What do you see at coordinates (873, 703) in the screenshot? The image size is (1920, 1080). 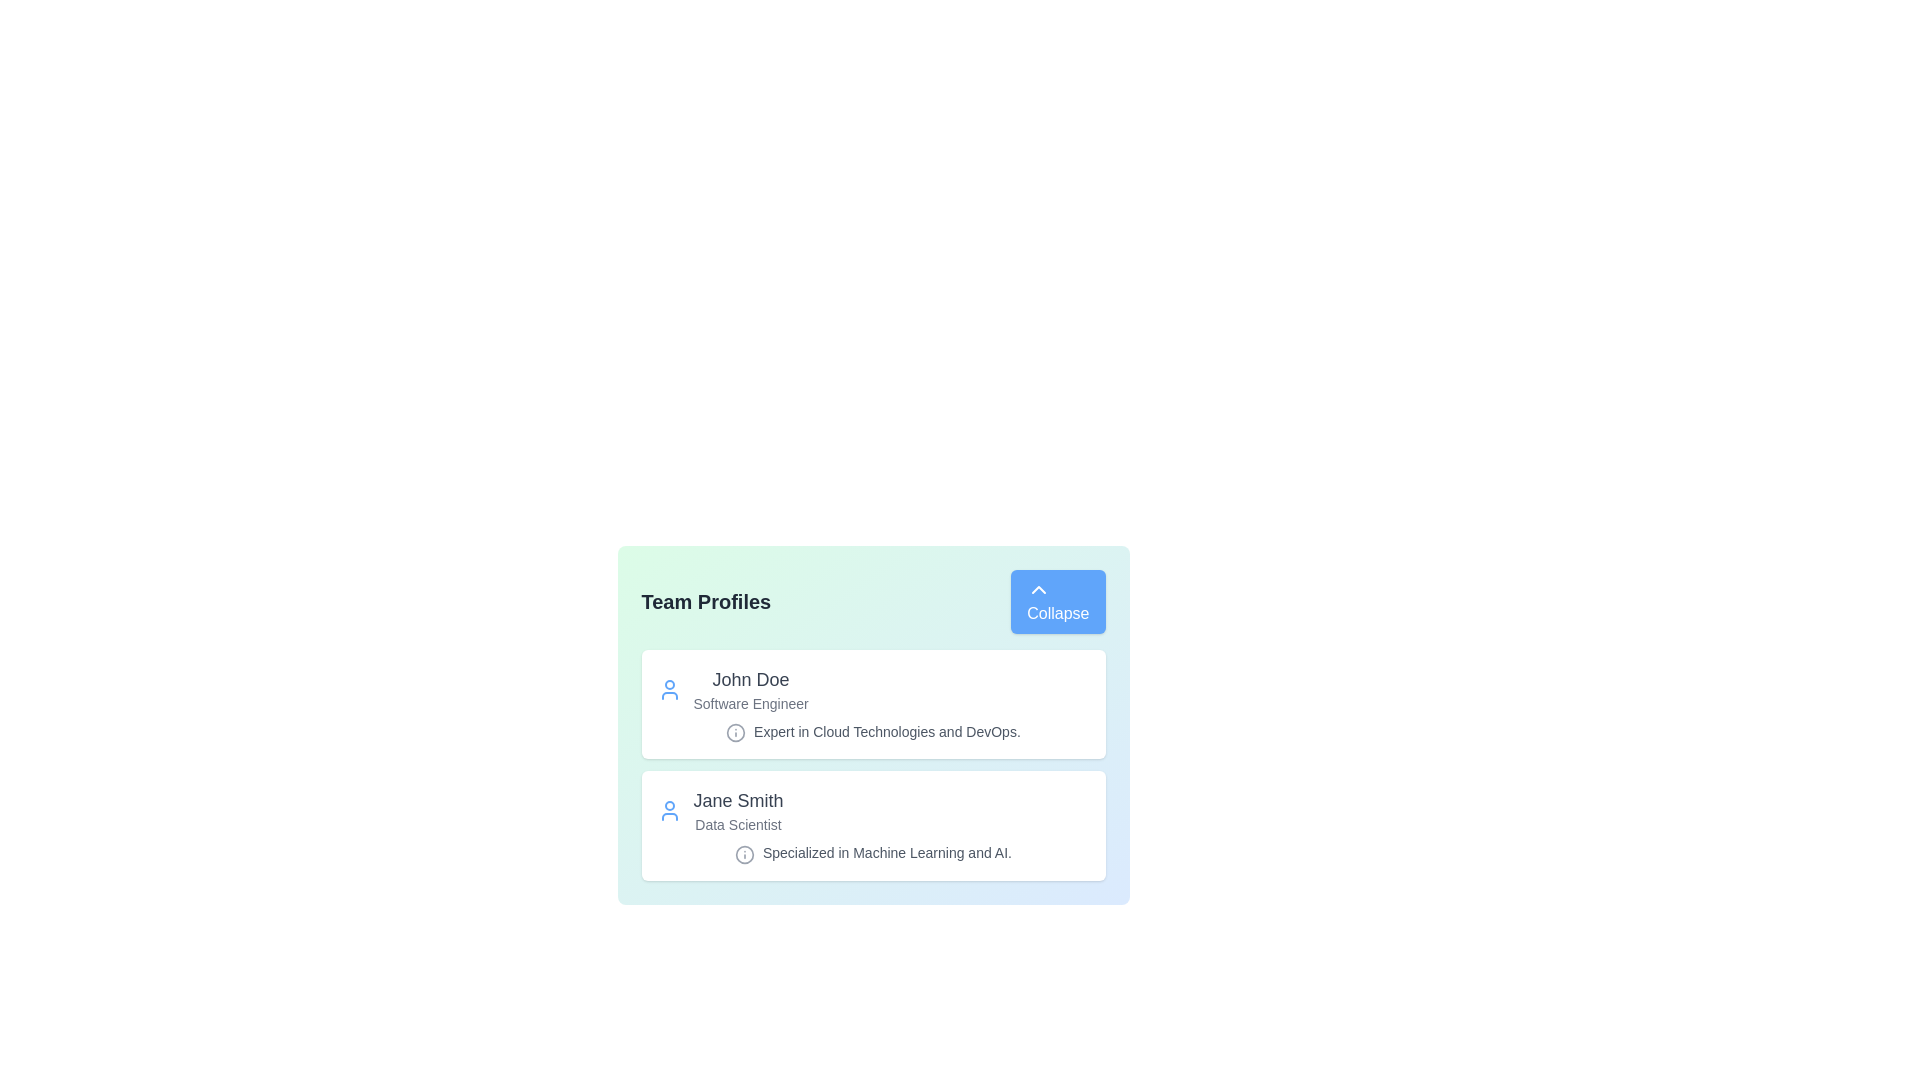 I see `the profile card of 'John Doe' to observe its hover effect` at bounding box center [873, 703].